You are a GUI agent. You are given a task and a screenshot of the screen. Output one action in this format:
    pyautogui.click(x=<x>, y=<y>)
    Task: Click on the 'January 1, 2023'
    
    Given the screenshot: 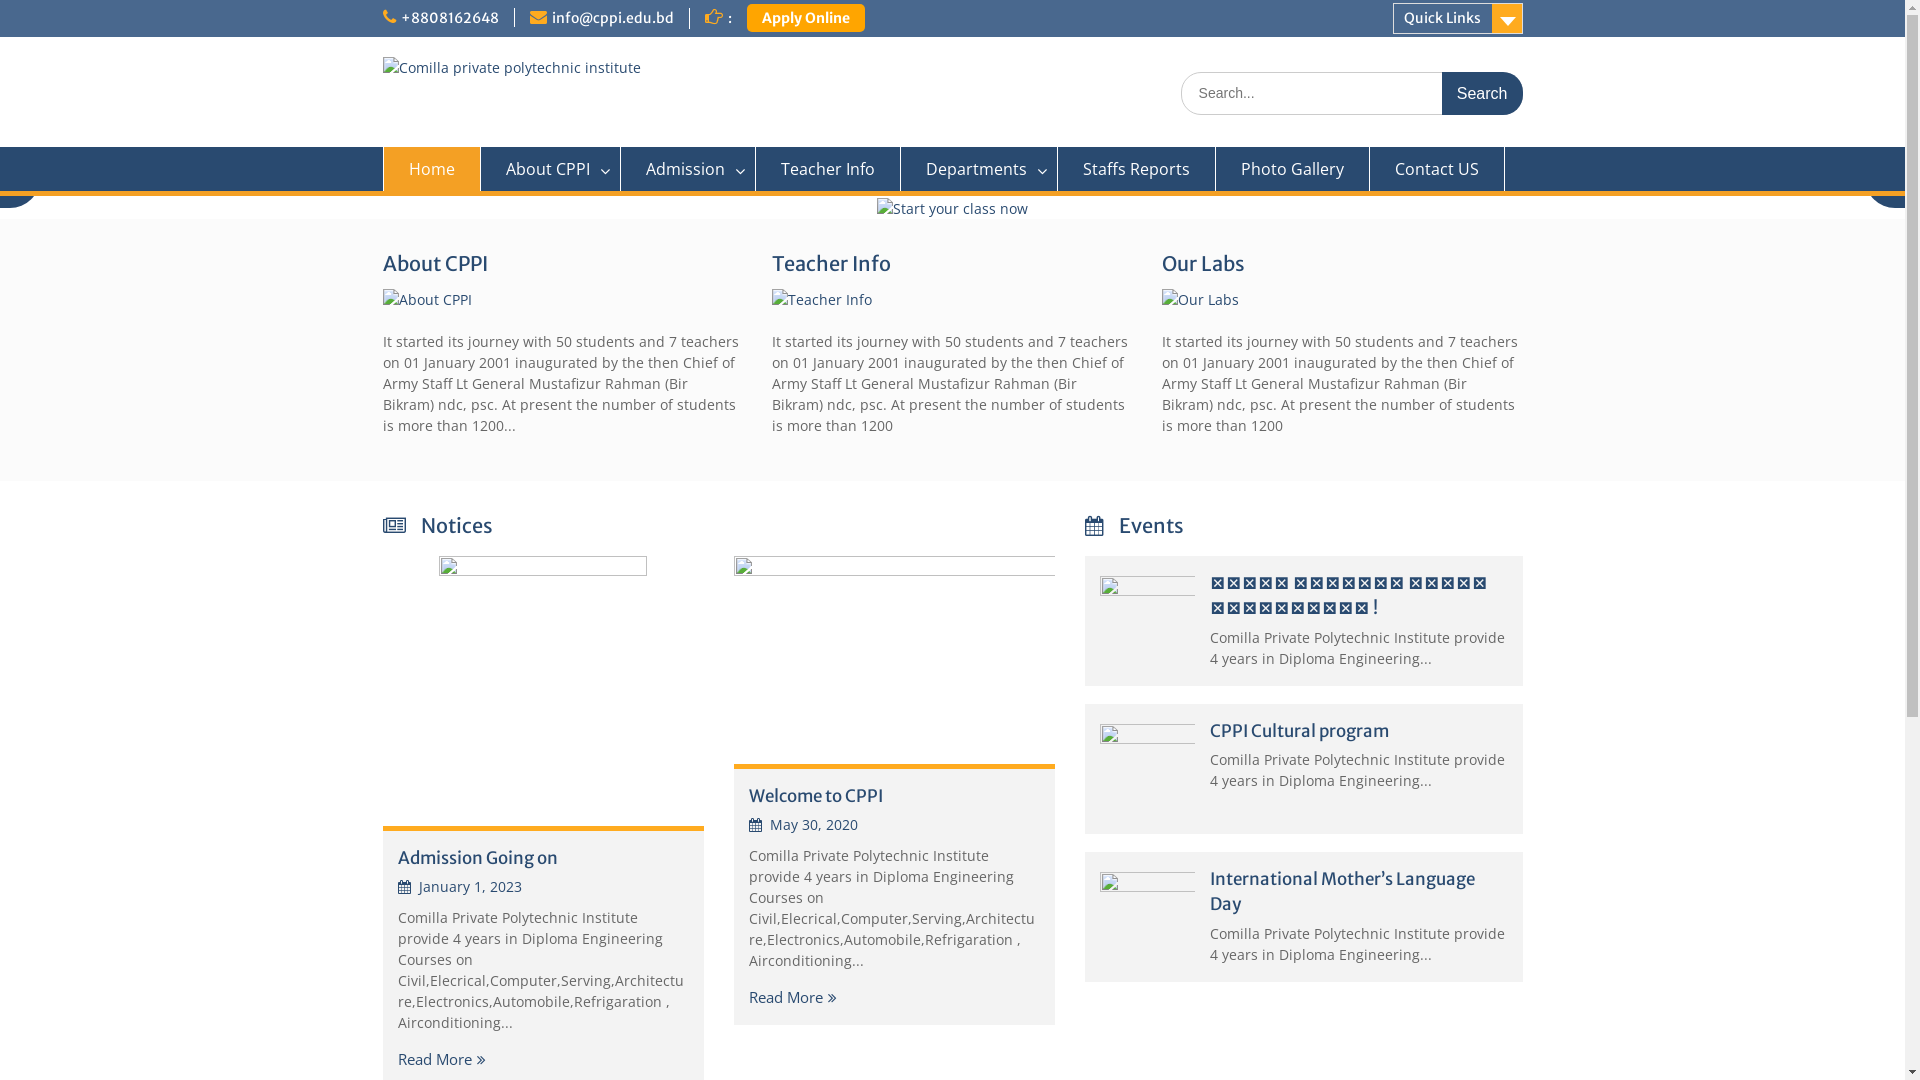 What is the action you would take?
    pyautogui.click(x=459, y=885)
    